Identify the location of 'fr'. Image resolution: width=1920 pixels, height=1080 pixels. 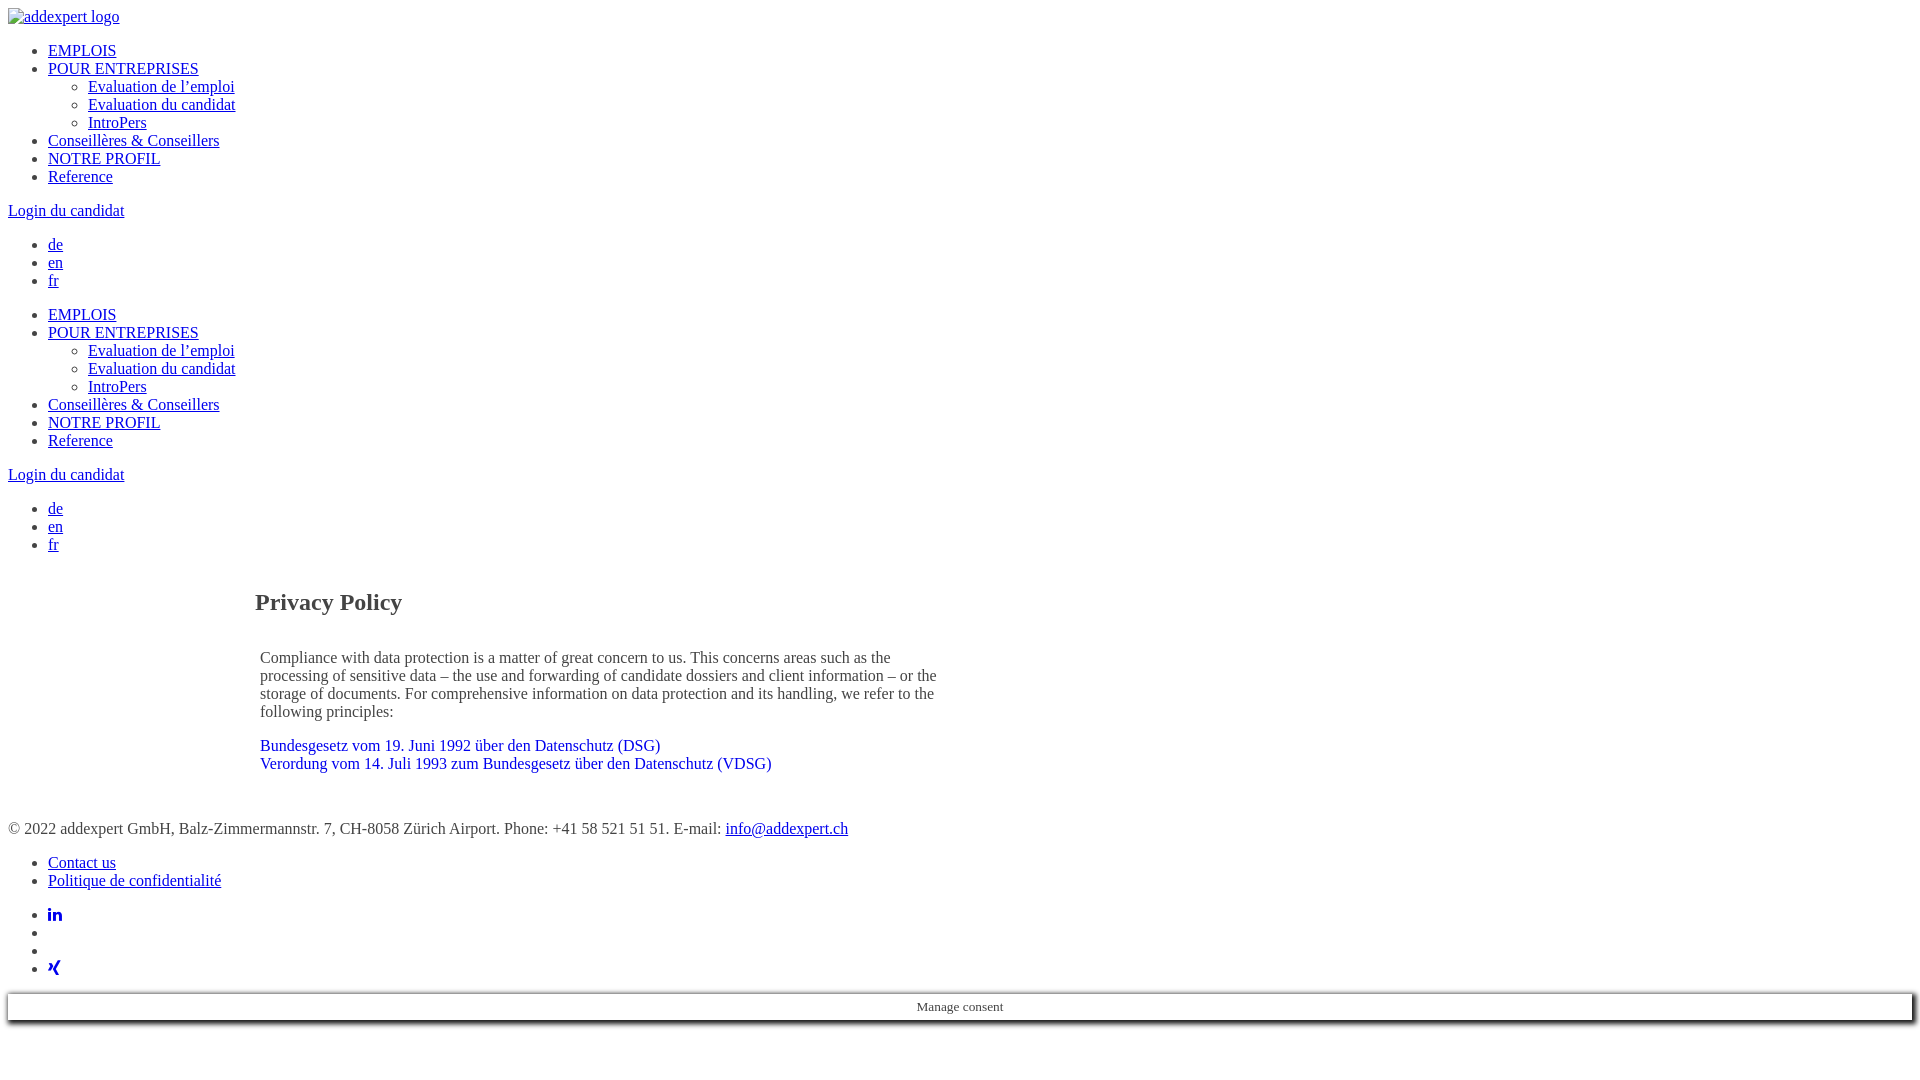
(53, 544).